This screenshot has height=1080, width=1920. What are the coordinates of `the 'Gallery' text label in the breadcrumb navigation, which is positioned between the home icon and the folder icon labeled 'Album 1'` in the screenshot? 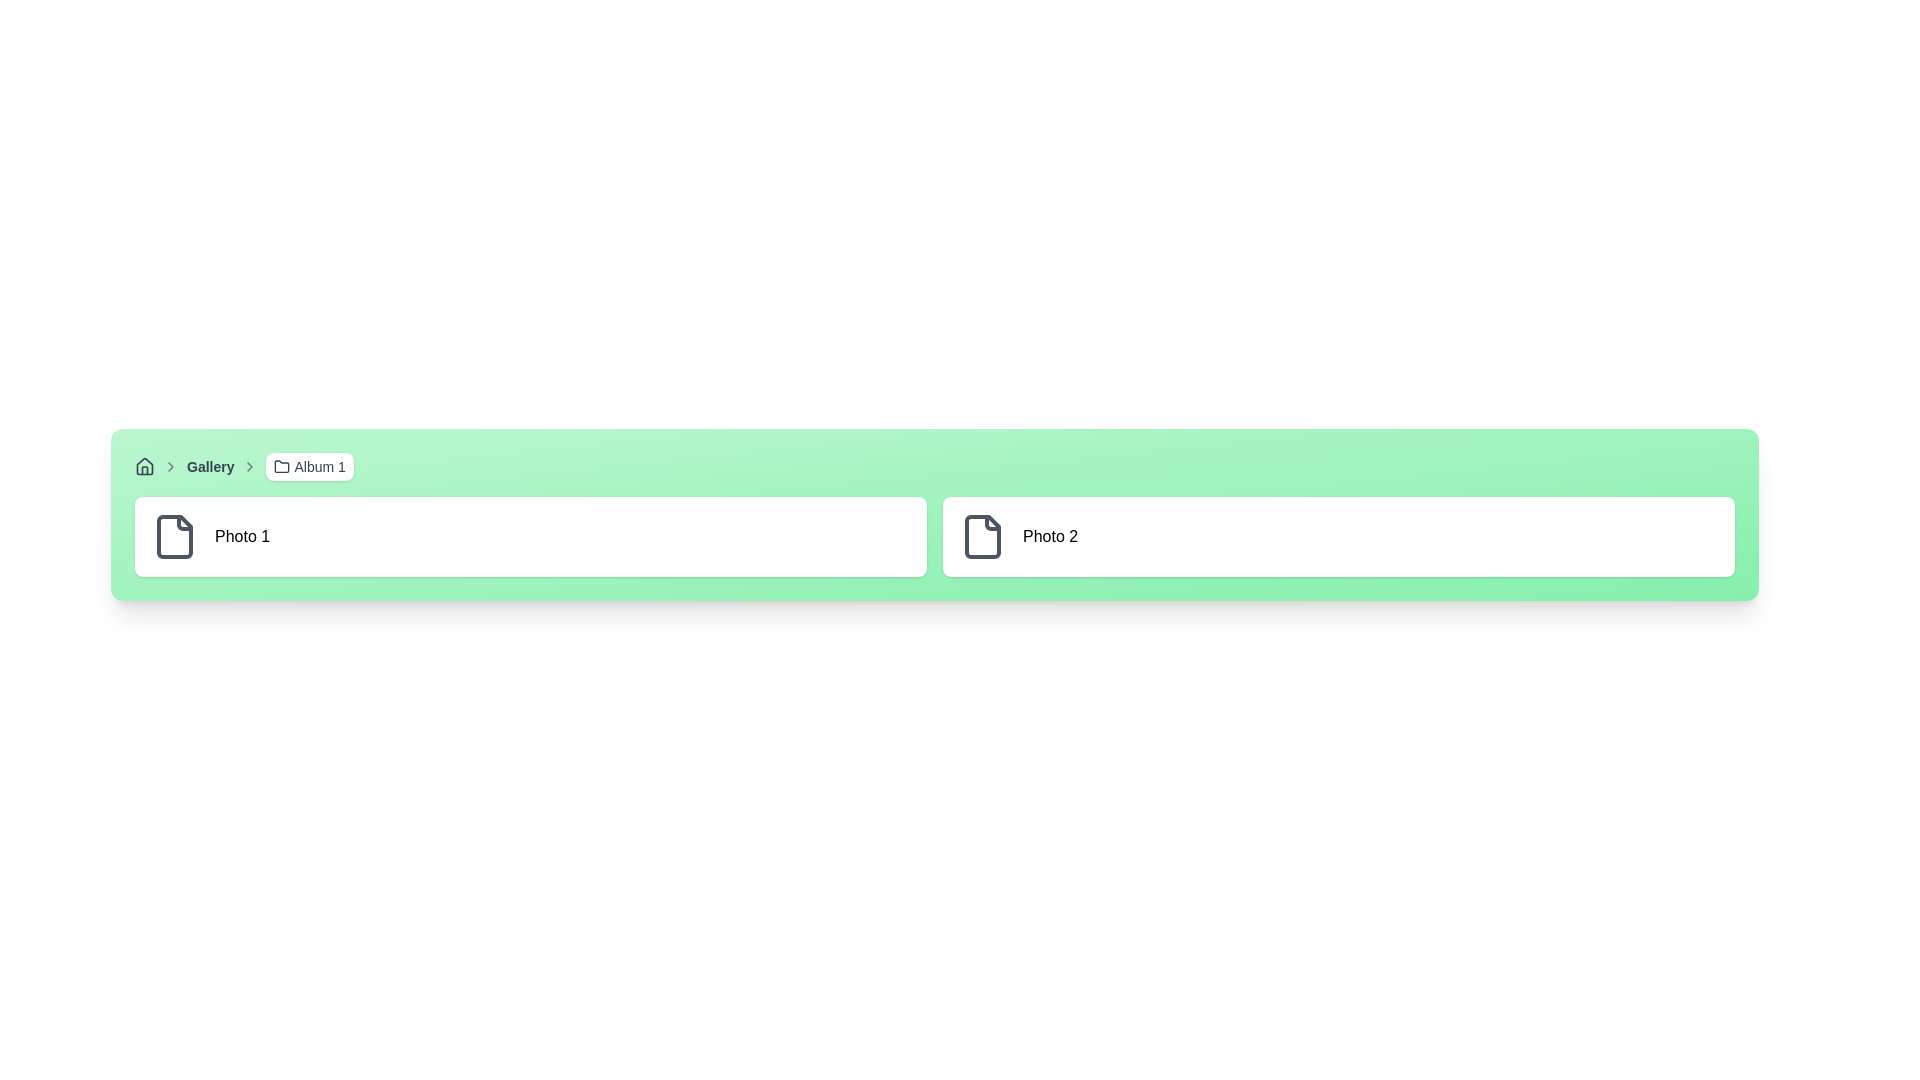 It's located at (210, 466).